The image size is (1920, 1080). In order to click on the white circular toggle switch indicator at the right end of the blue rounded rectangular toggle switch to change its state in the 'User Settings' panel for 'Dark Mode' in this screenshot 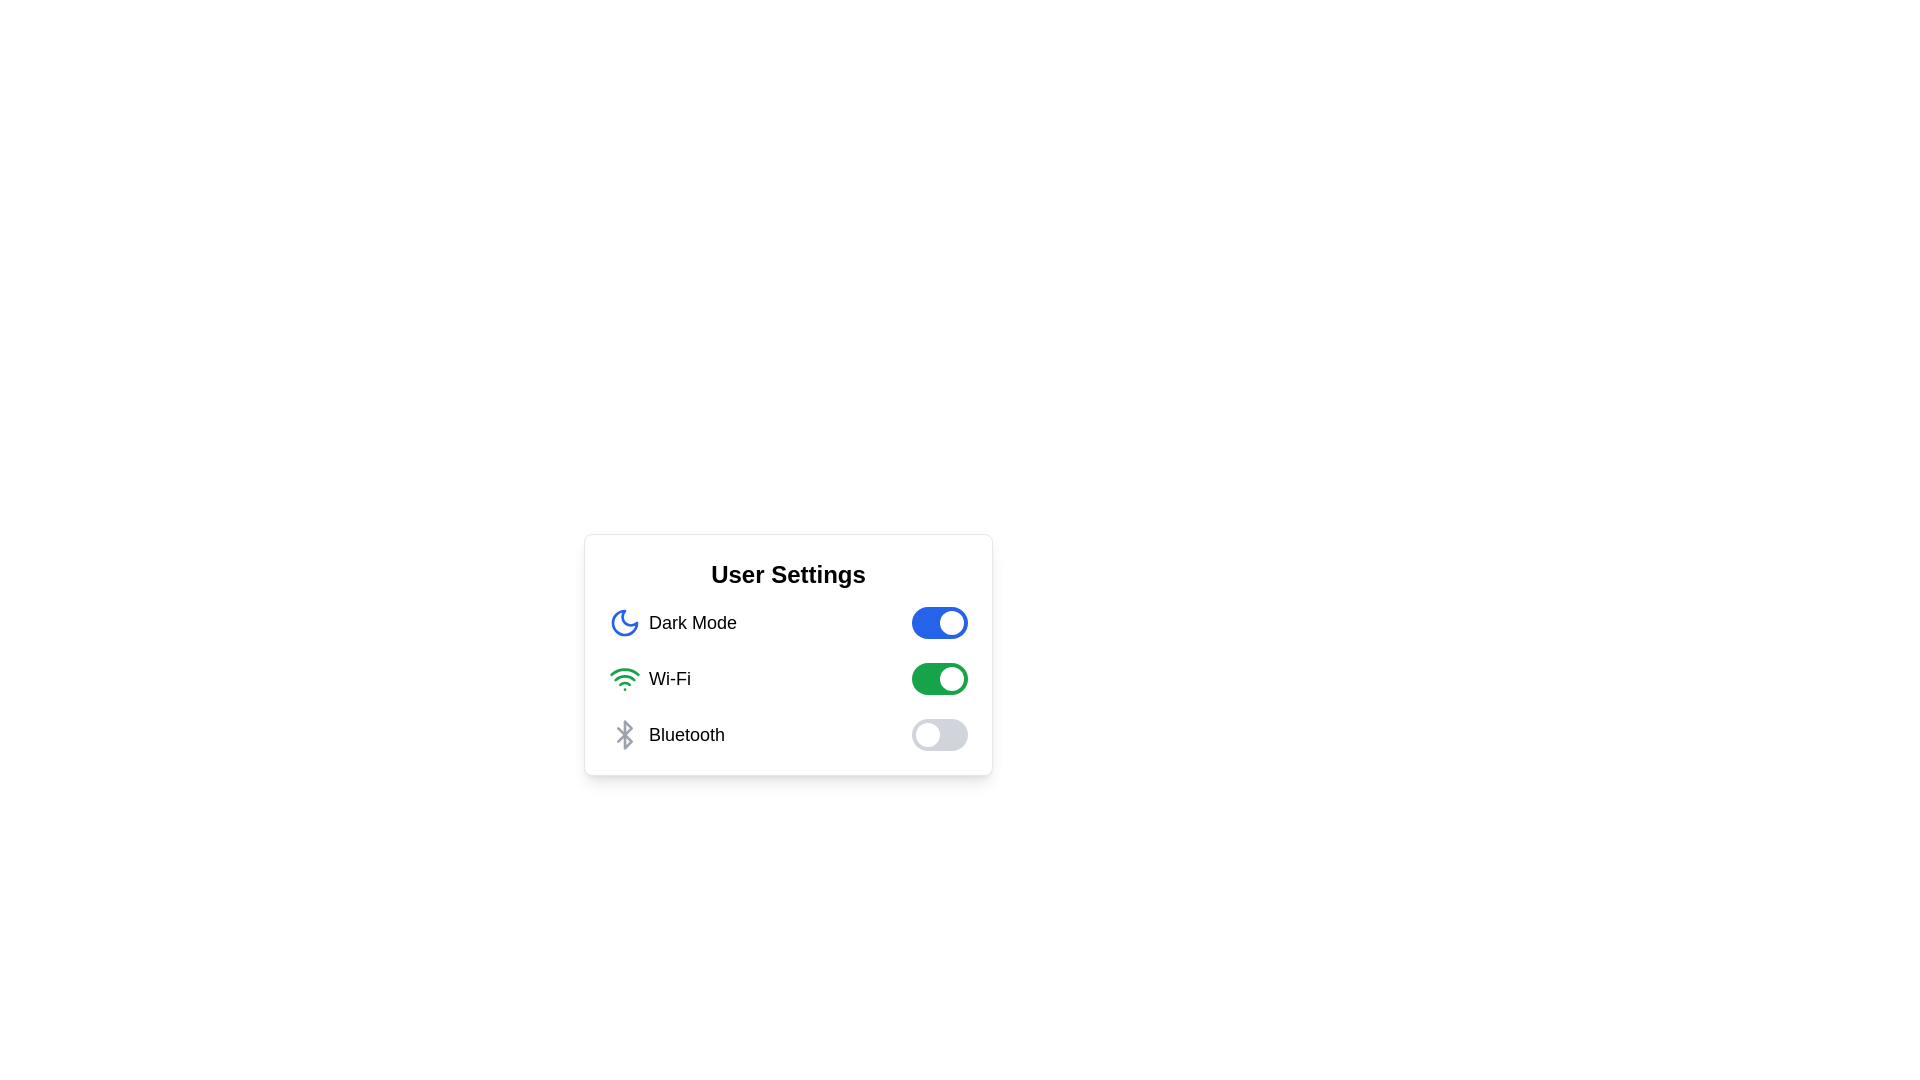, I will do `click(950, 622)`.